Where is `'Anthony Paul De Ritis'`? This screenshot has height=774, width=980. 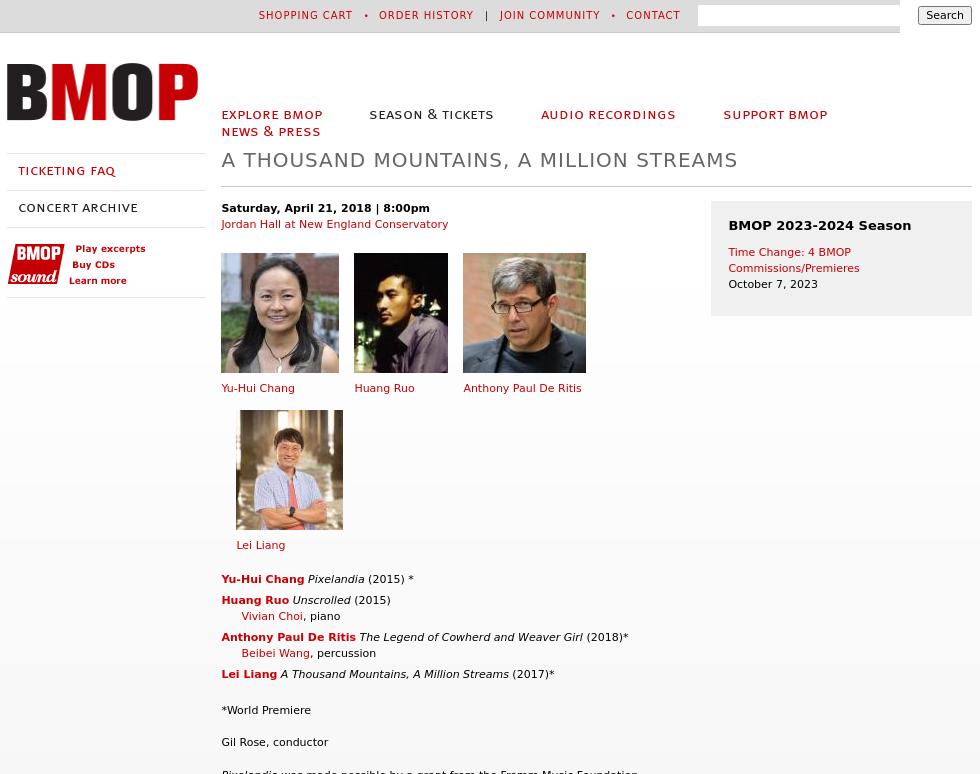
'Anthony Paul De Ritis' is located at coordinates (220, 636).